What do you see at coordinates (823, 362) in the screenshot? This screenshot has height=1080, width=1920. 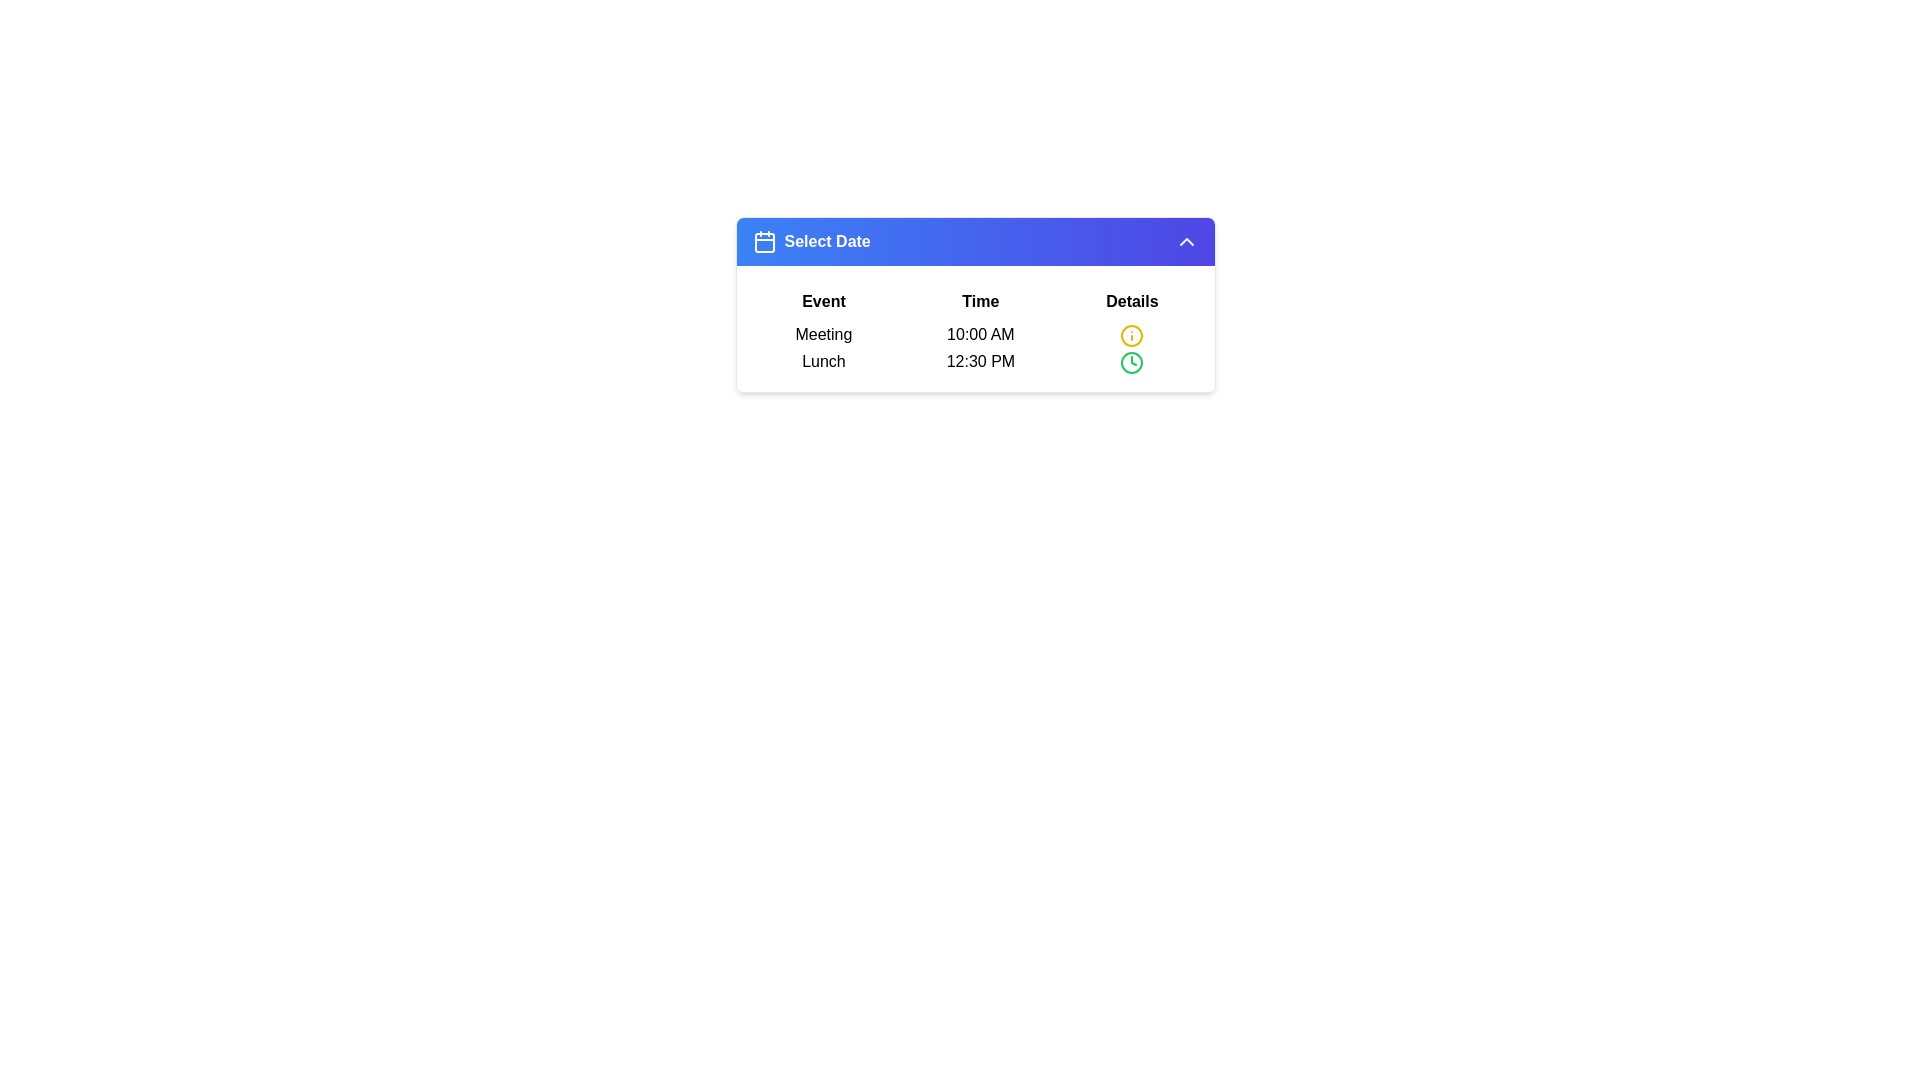 I see `text displayed in the text label that says 'Lunch', located in the second row of the table under the 'Event' column` at bounding box center [823, 362].